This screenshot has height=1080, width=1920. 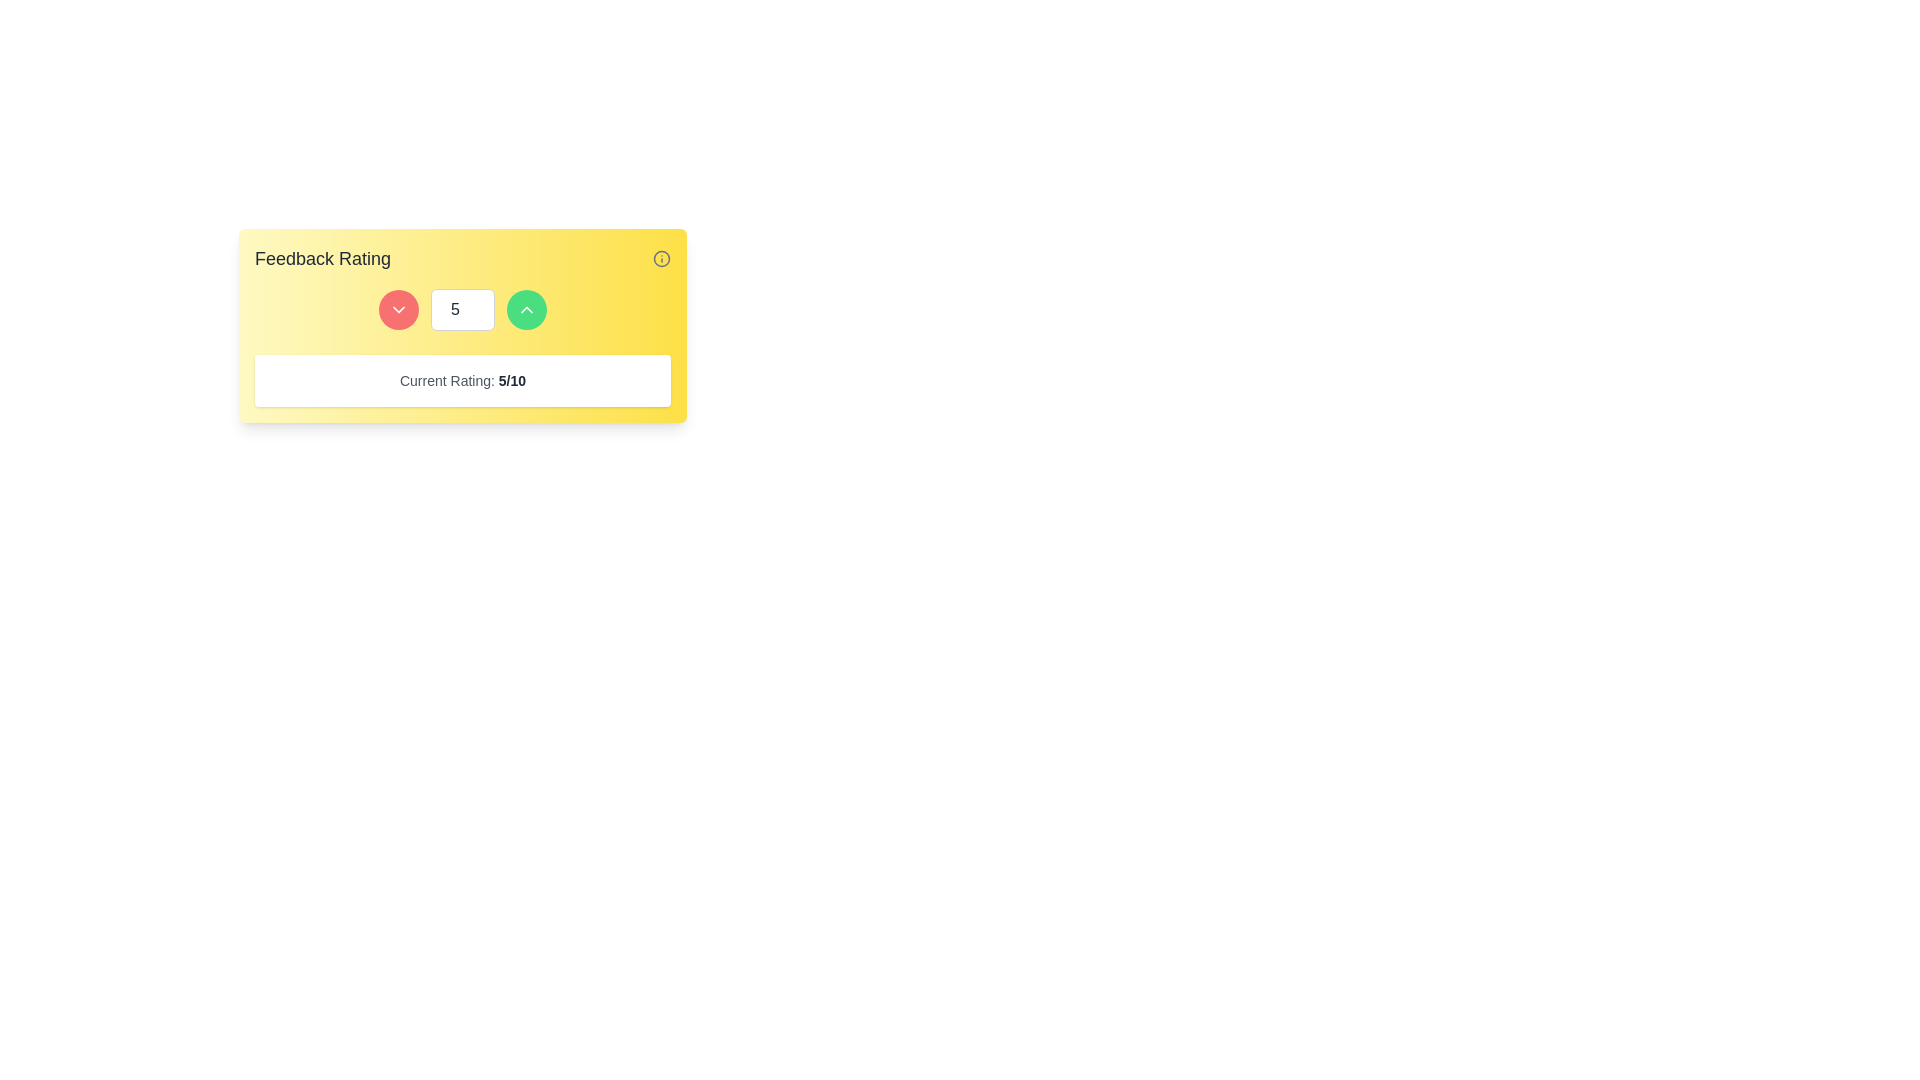 What do you see at coordinates (398, 309) in the screenshot?
I see `the small downward-facing chevron icon inside the circular red button located to the left of the numeric input field under the 'Feedback Rating' panel to decrease the rating` at bounding box center [398, 309].